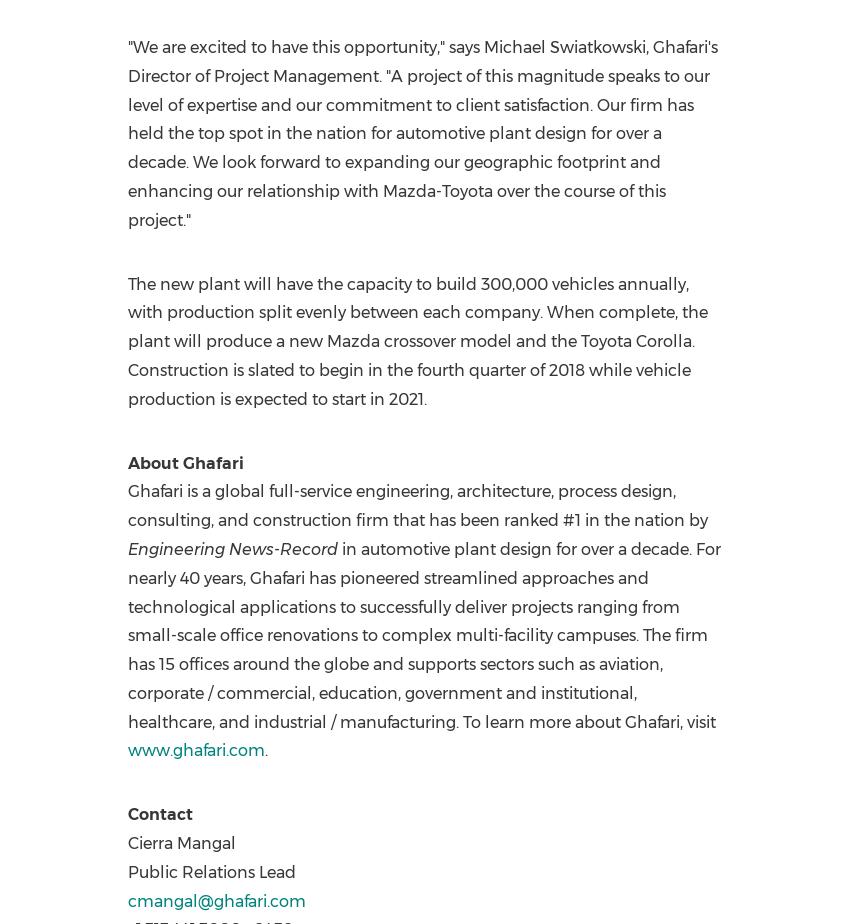  What do you see at coordinates (231, 548) in the screenshot?
I see `'Engineering News-Record'` at bounding box center [231, 548].